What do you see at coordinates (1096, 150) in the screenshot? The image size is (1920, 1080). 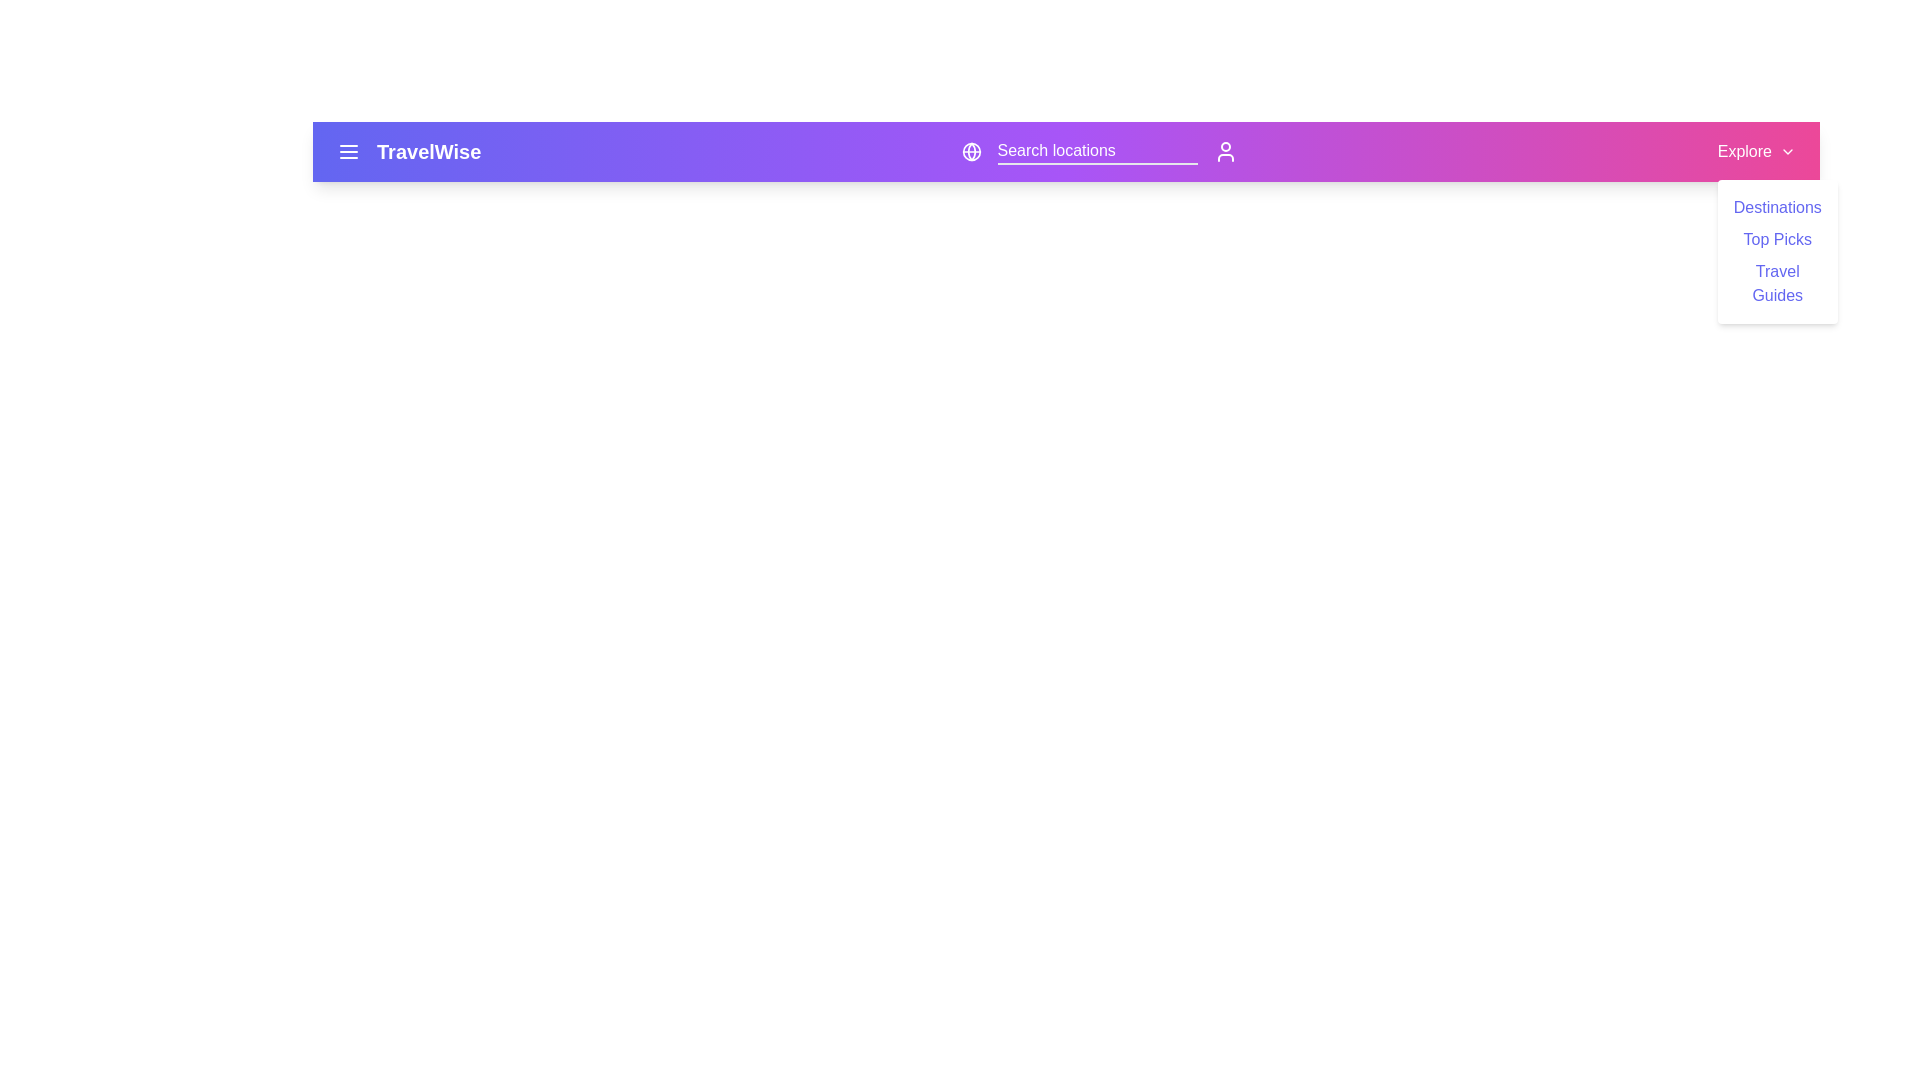 I see `the search bar and type 'Paris'` at bounding box center [1096, 150].